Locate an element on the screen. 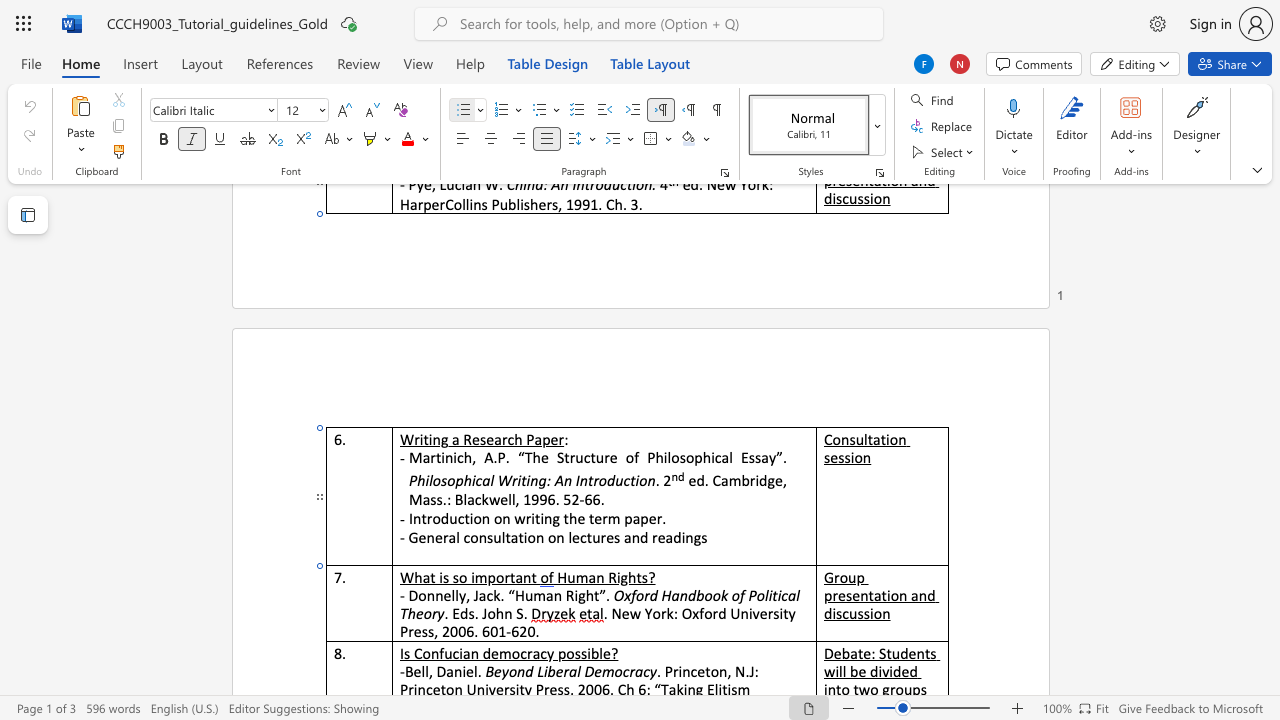 The image size is (1280, 720). the 2th character "n" in the text is located at coordinates (486, 517).